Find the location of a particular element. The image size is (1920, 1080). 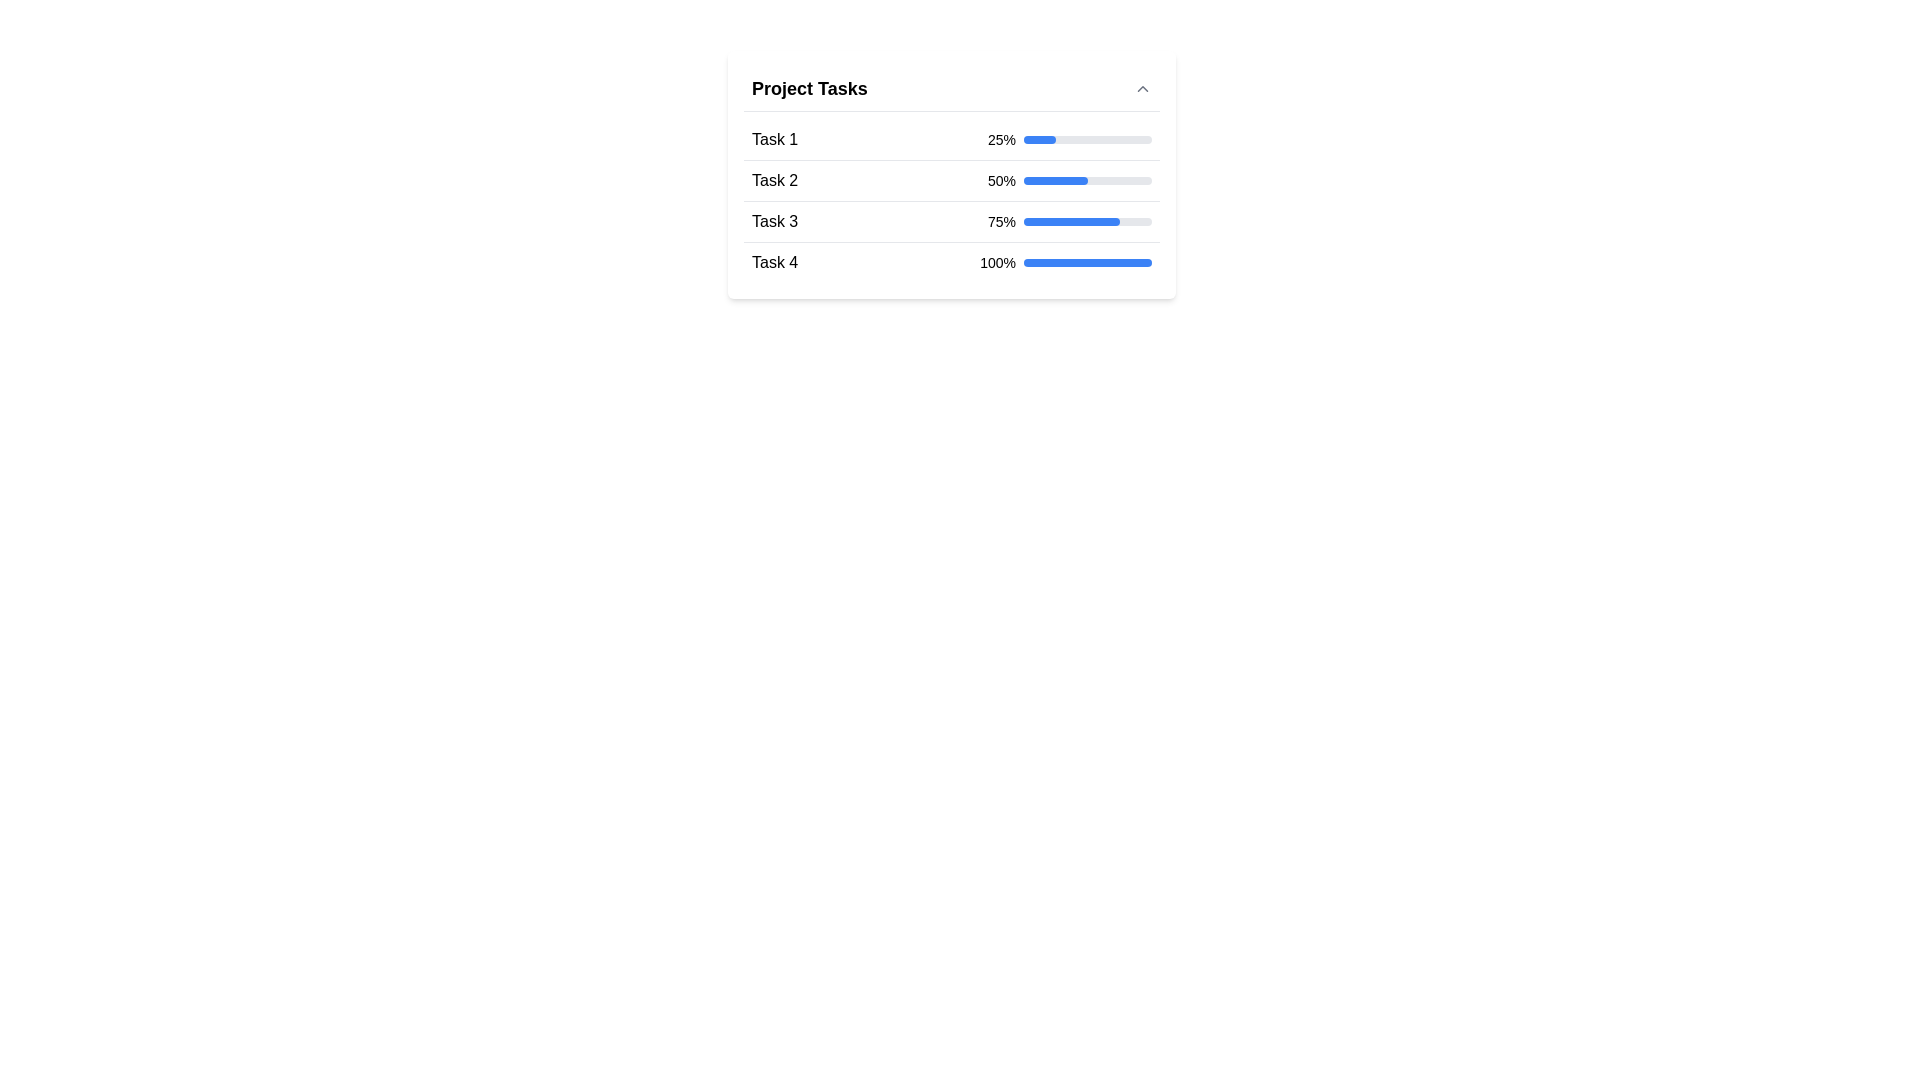

the fourth row item displaying 'Task 4' in the project management context is located at coordinates (950, 261).